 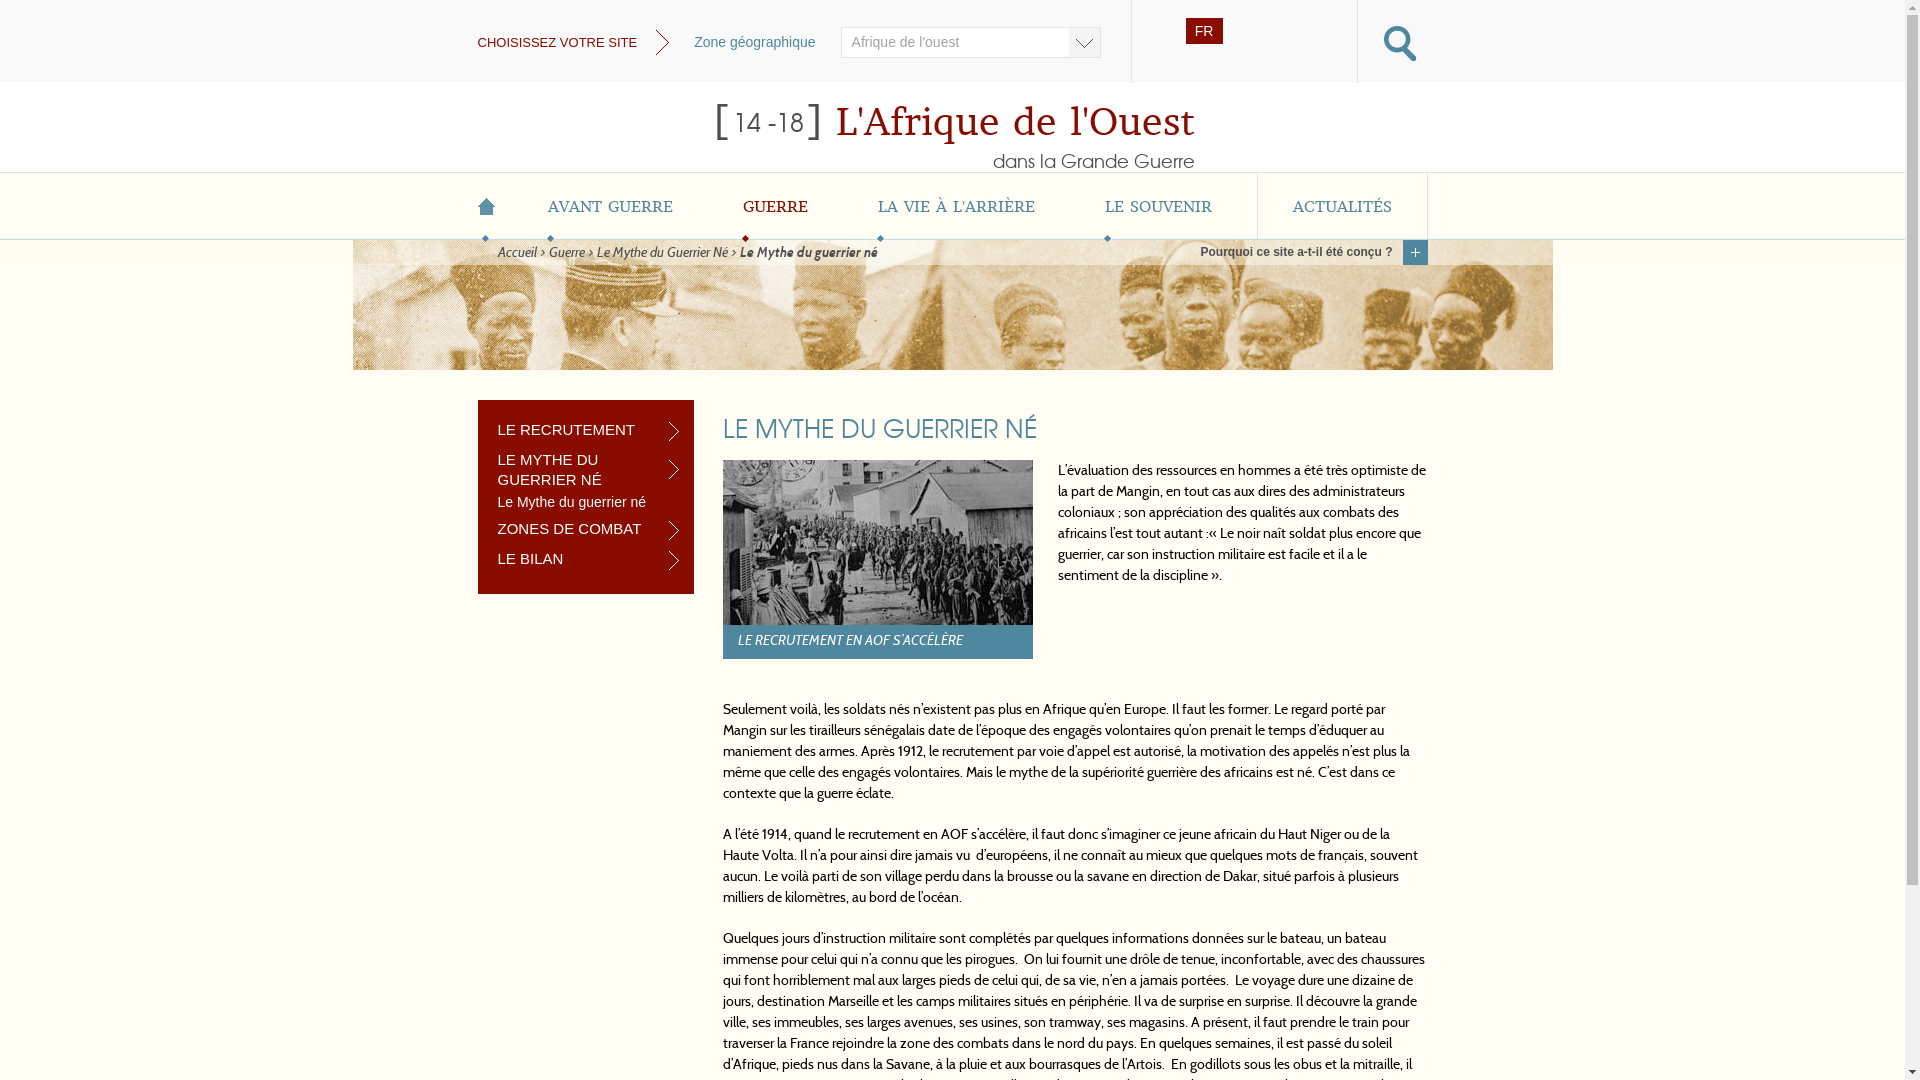 I want to click on 'LE BILAN', so click(x=587, y=559).